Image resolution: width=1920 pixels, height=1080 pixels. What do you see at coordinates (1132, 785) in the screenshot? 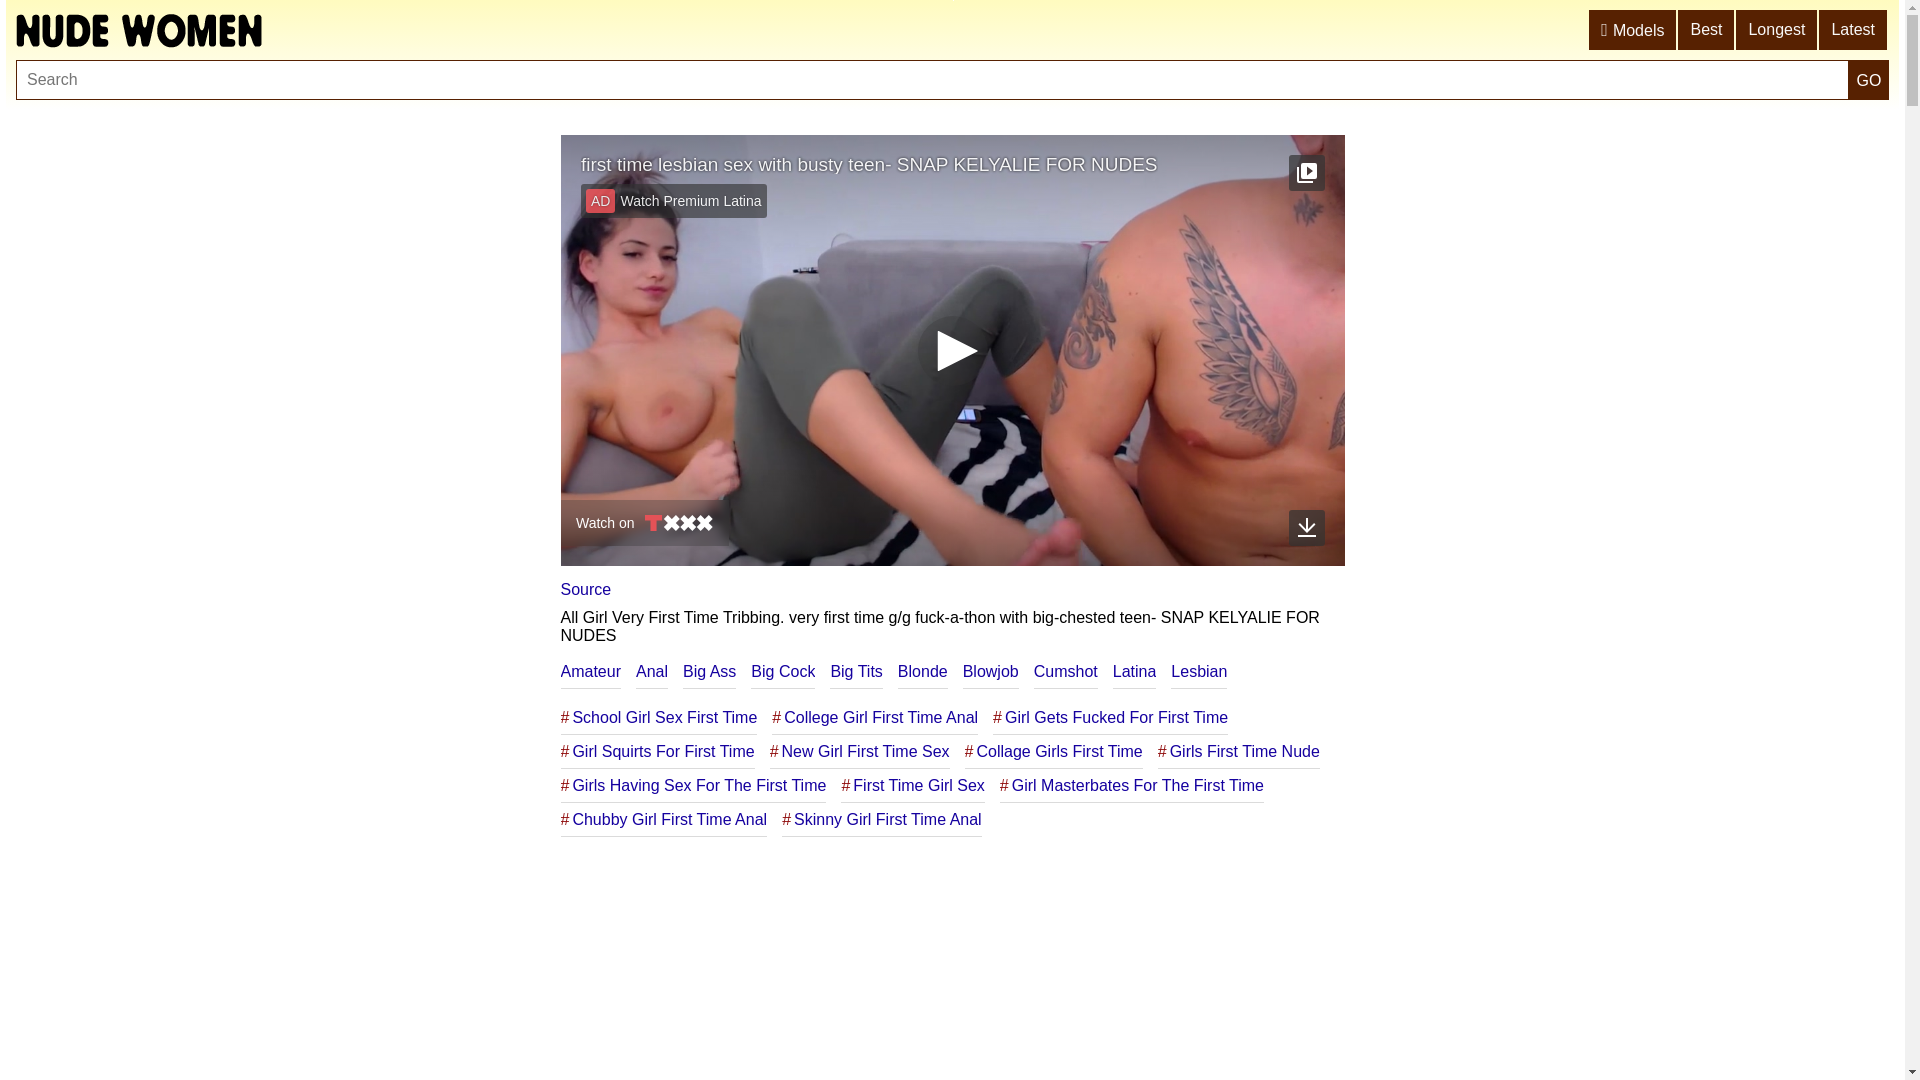
I see `'Girl Masterbates For The First Time'` at bounding box center [1132, 785].